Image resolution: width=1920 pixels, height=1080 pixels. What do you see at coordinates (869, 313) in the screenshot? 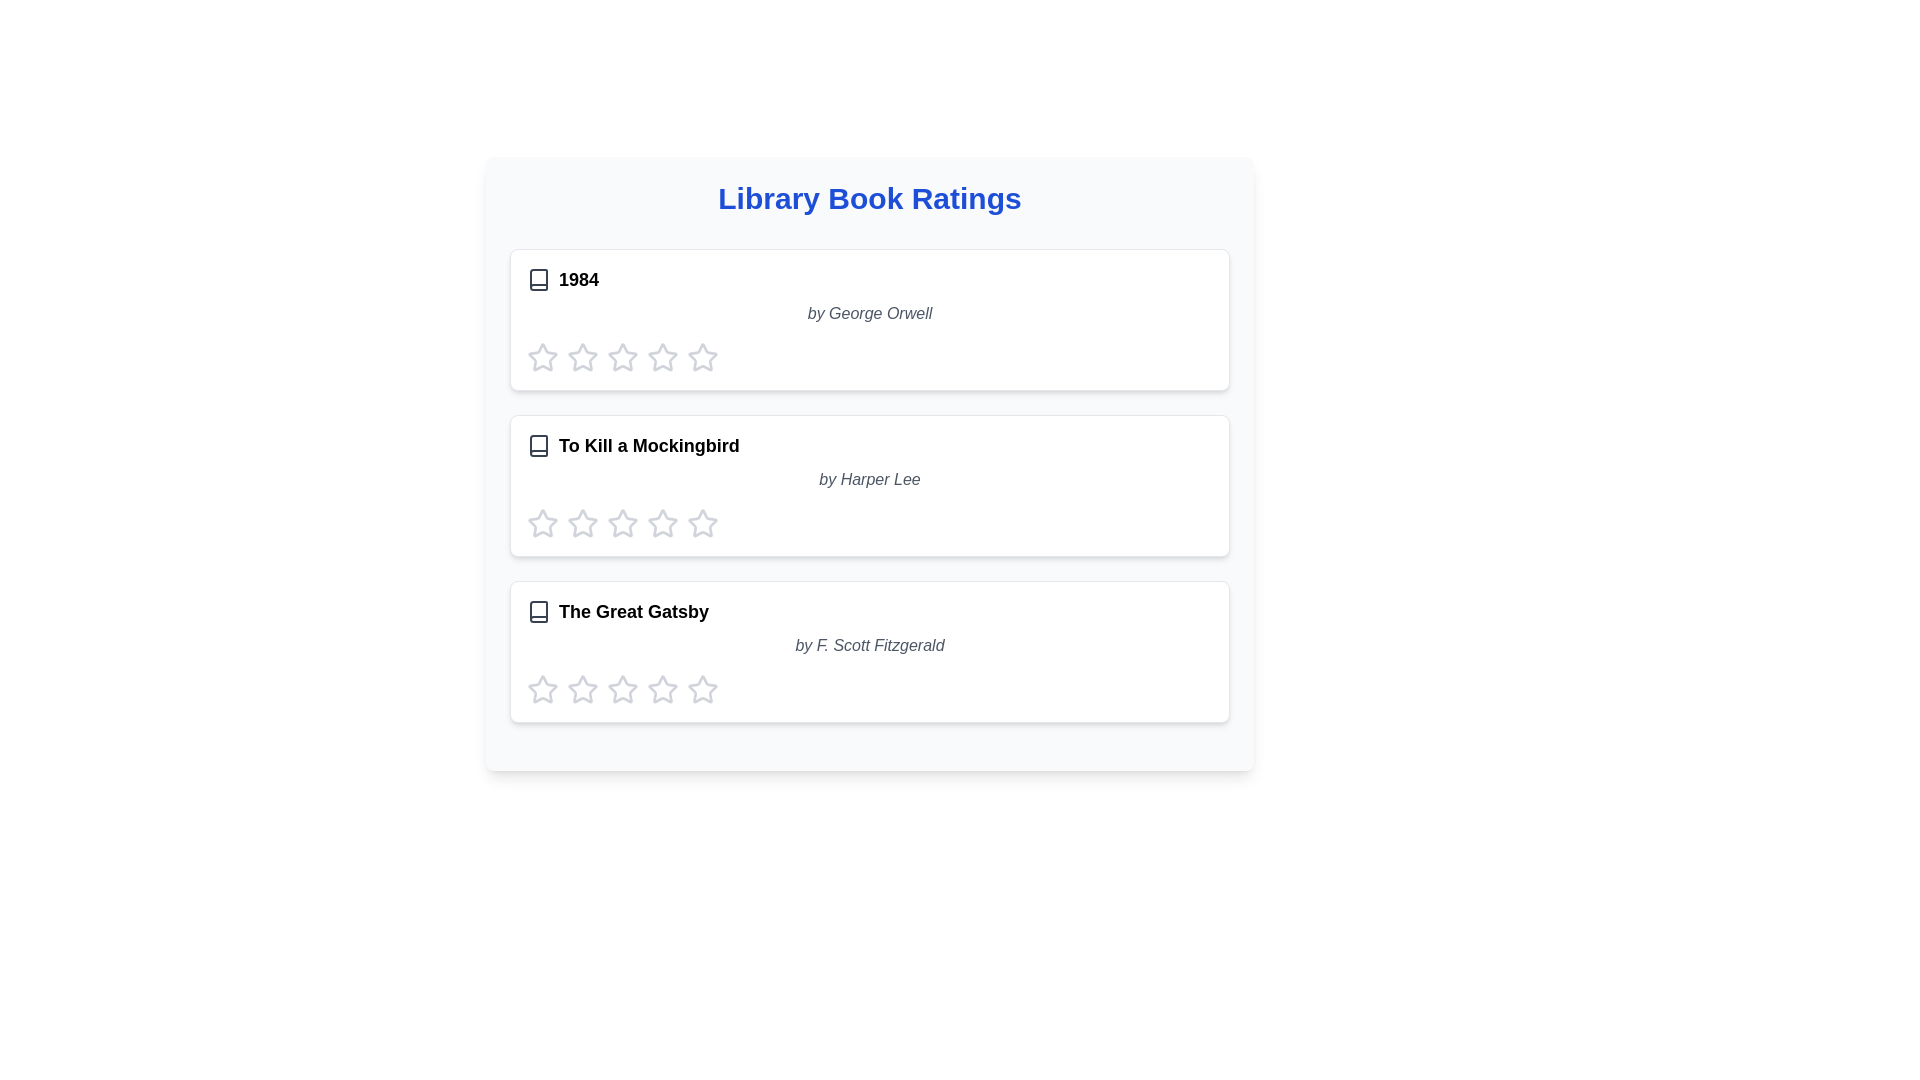
I see `the text label displaying the author of the book '1984', located in the first card of book ratings, beneath the book title and above the rating stars` at bounding box center [869, 313].